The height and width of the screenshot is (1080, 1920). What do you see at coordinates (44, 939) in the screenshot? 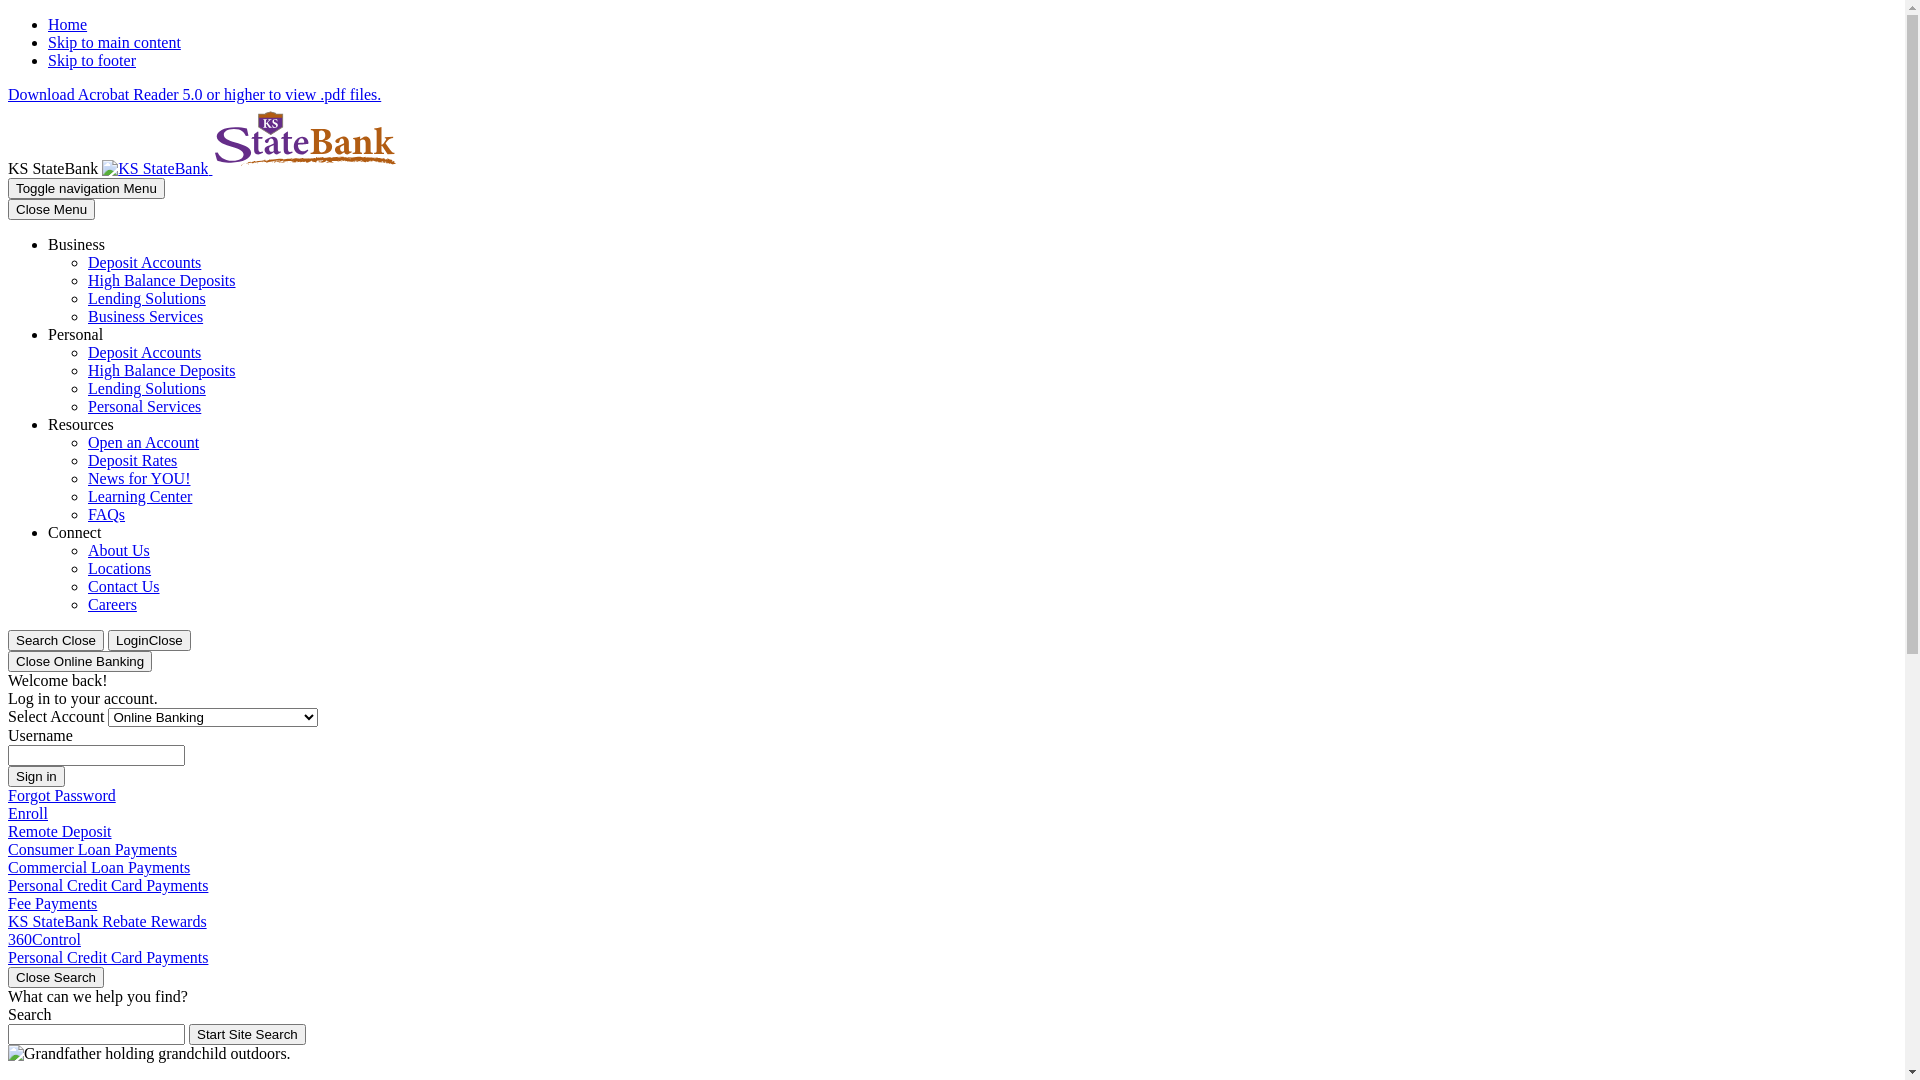
I see `'360Control'` at bounding box center [44, 939].